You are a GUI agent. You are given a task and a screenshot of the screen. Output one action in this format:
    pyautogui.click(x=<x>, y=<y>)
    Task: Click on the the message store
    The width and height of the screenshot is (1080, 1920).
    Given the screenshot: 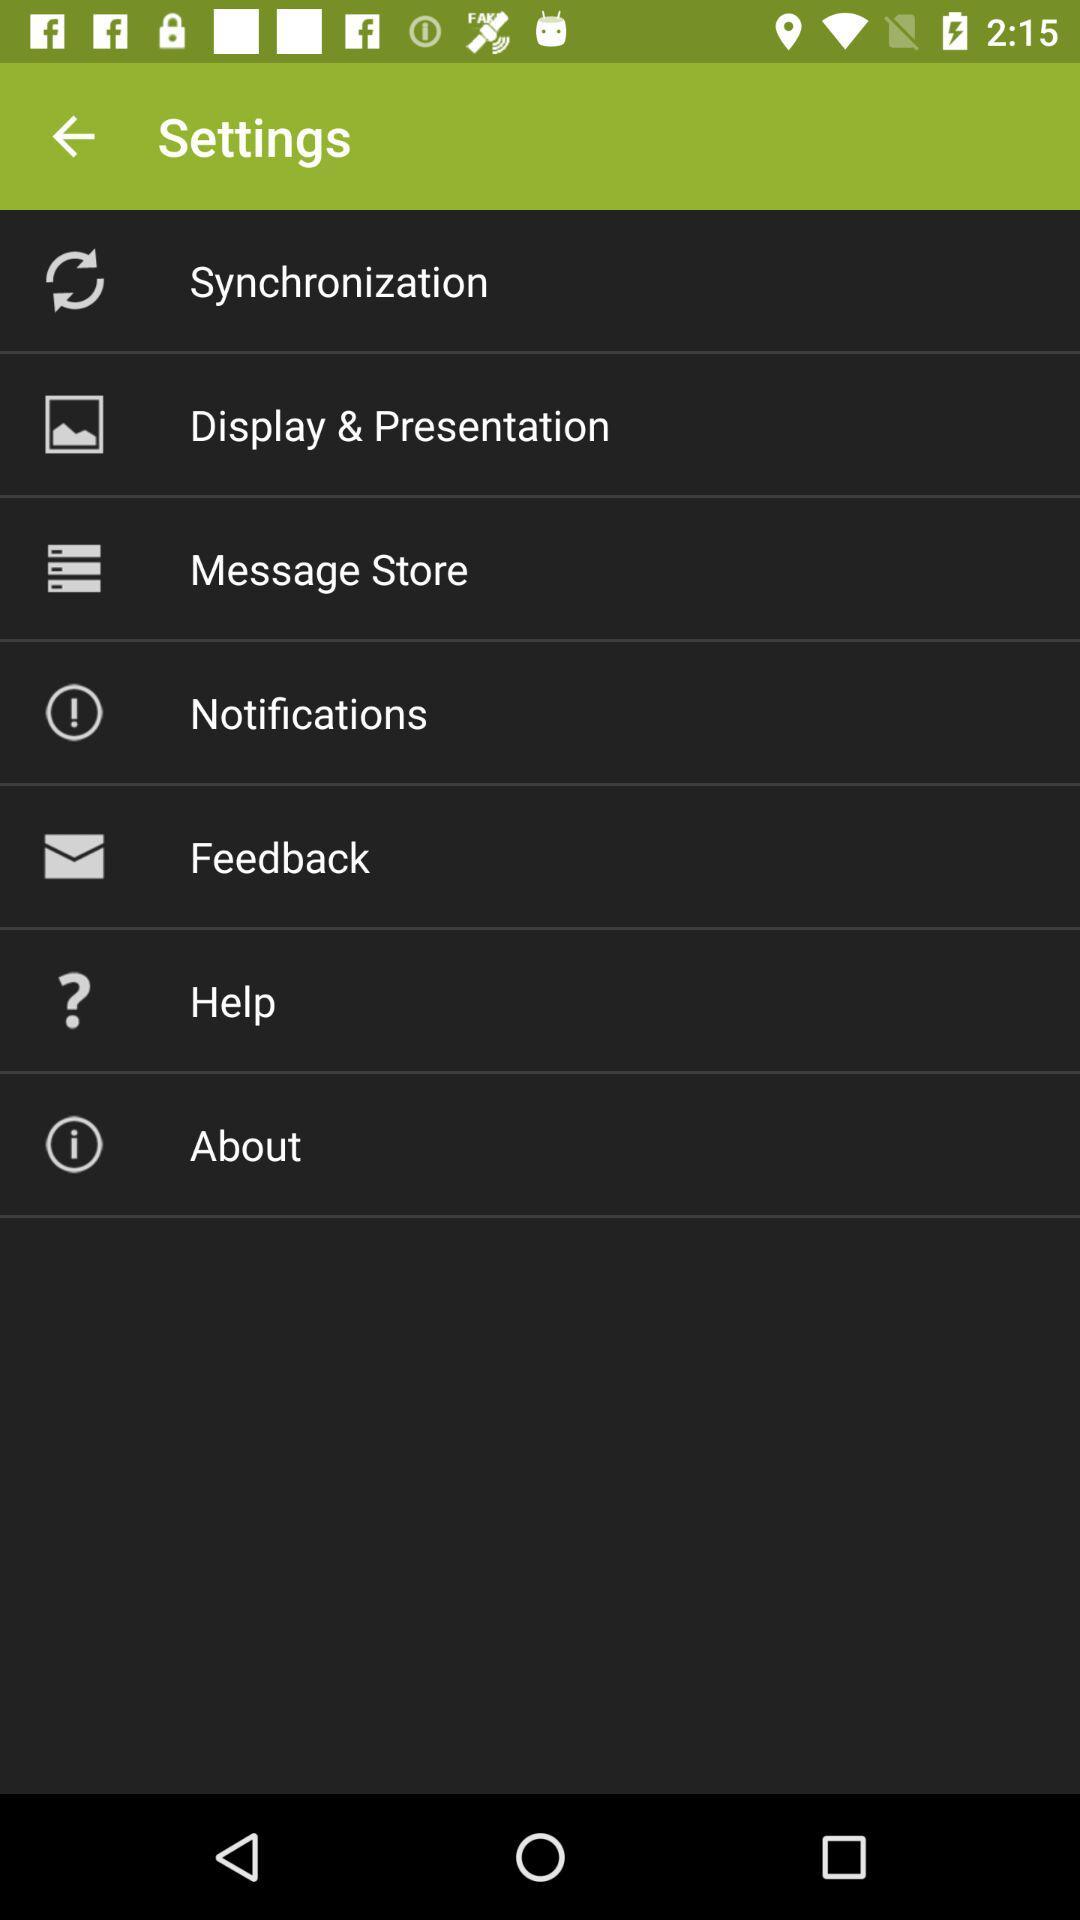 What is the action you would take?
    pyautogui.click(x=328, y=567)
    